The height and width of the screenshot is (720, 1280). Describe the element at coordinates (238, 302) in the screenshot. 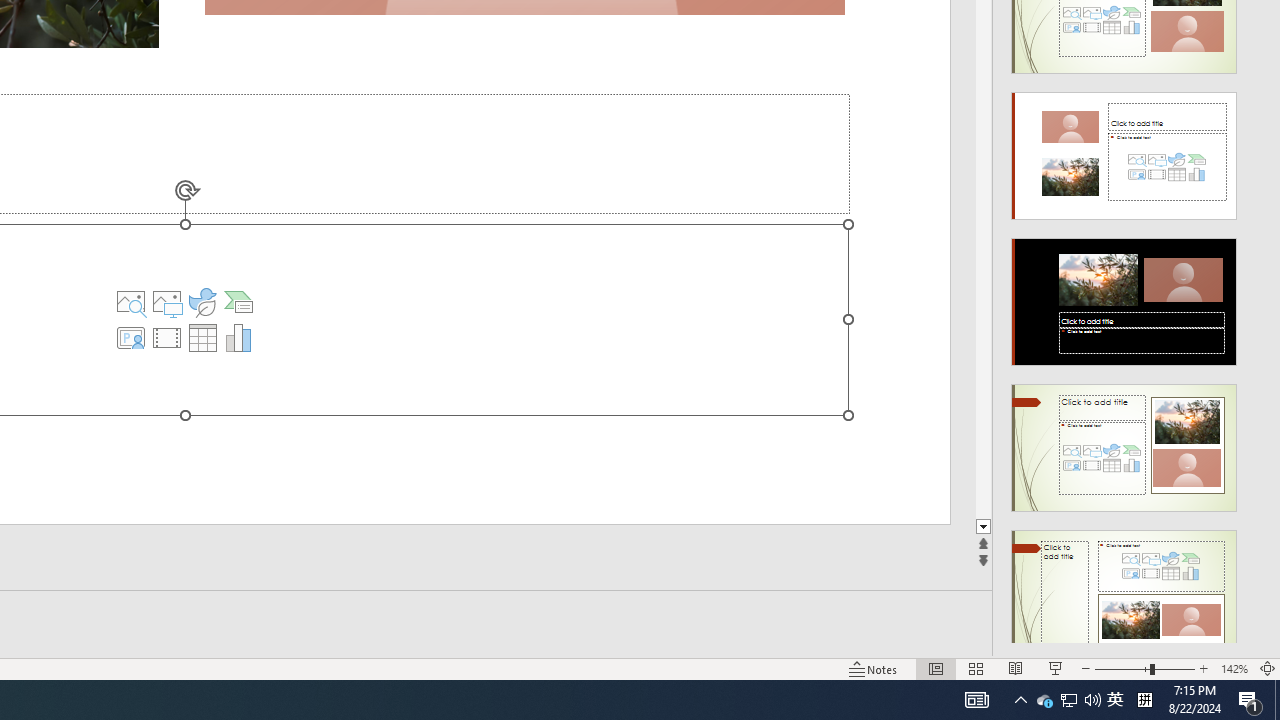

I see `'Insert a SmartArt Graphic'` at that location.